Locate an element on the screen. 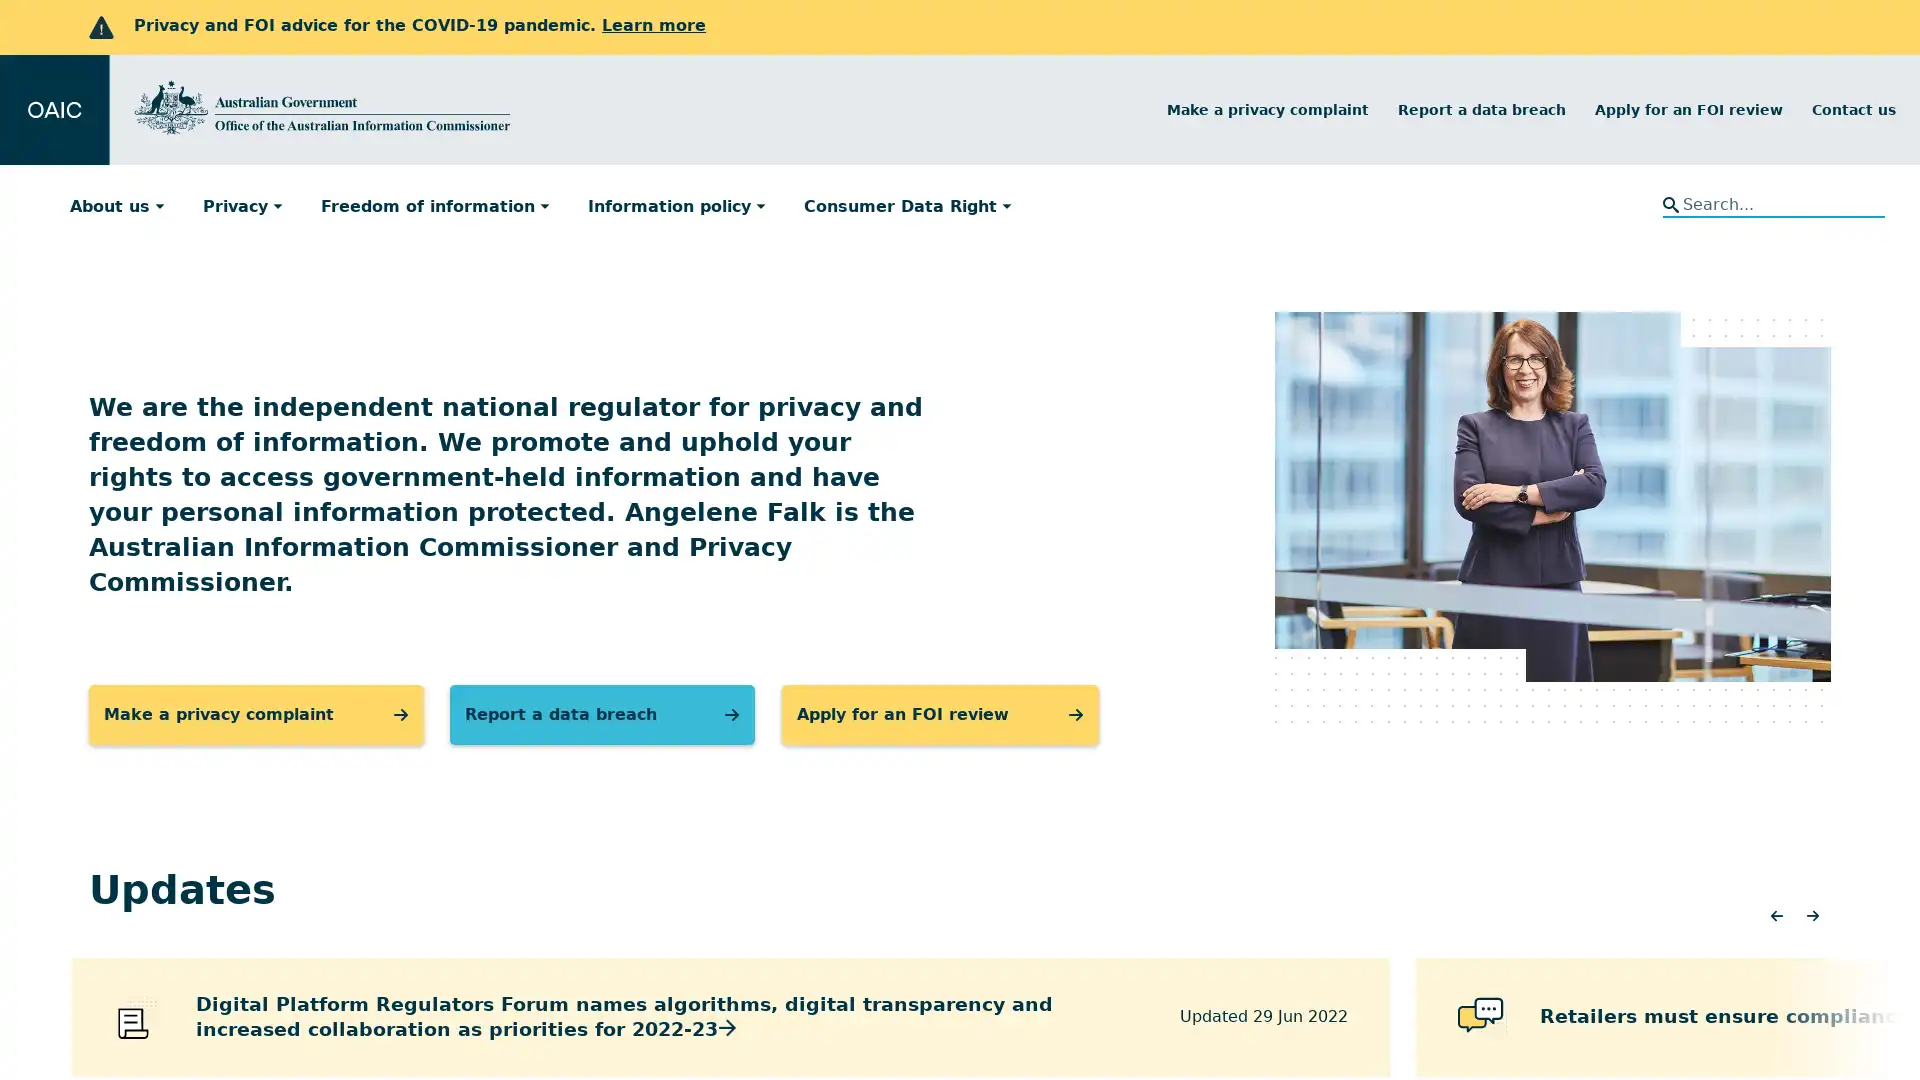  Open sub menu for Freedom of information is located at coordinates (552, 205).